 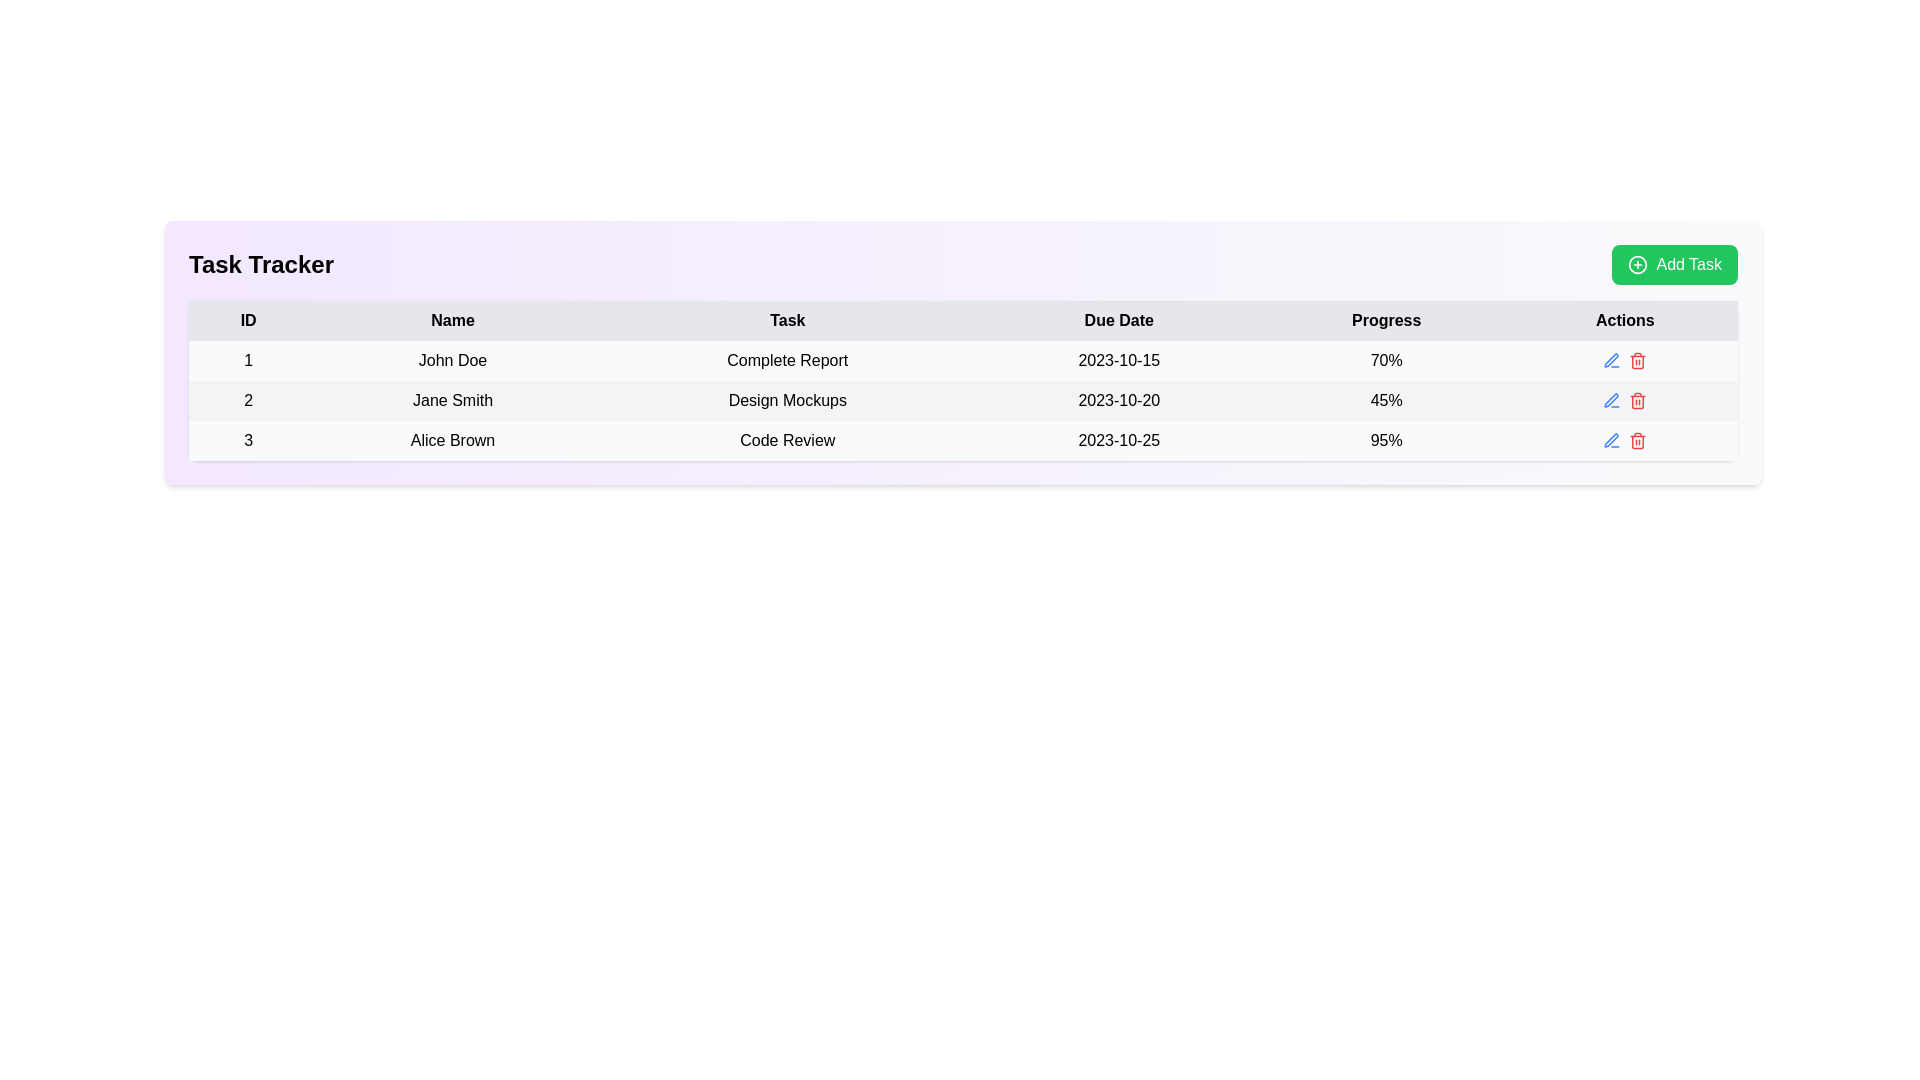 What do you see at coordinates (1612, 401) in the screenshot?
I see `the editing button in the 'Actions' column of the second row in the data table to initiate editing` at bounding box center [1612, 401].